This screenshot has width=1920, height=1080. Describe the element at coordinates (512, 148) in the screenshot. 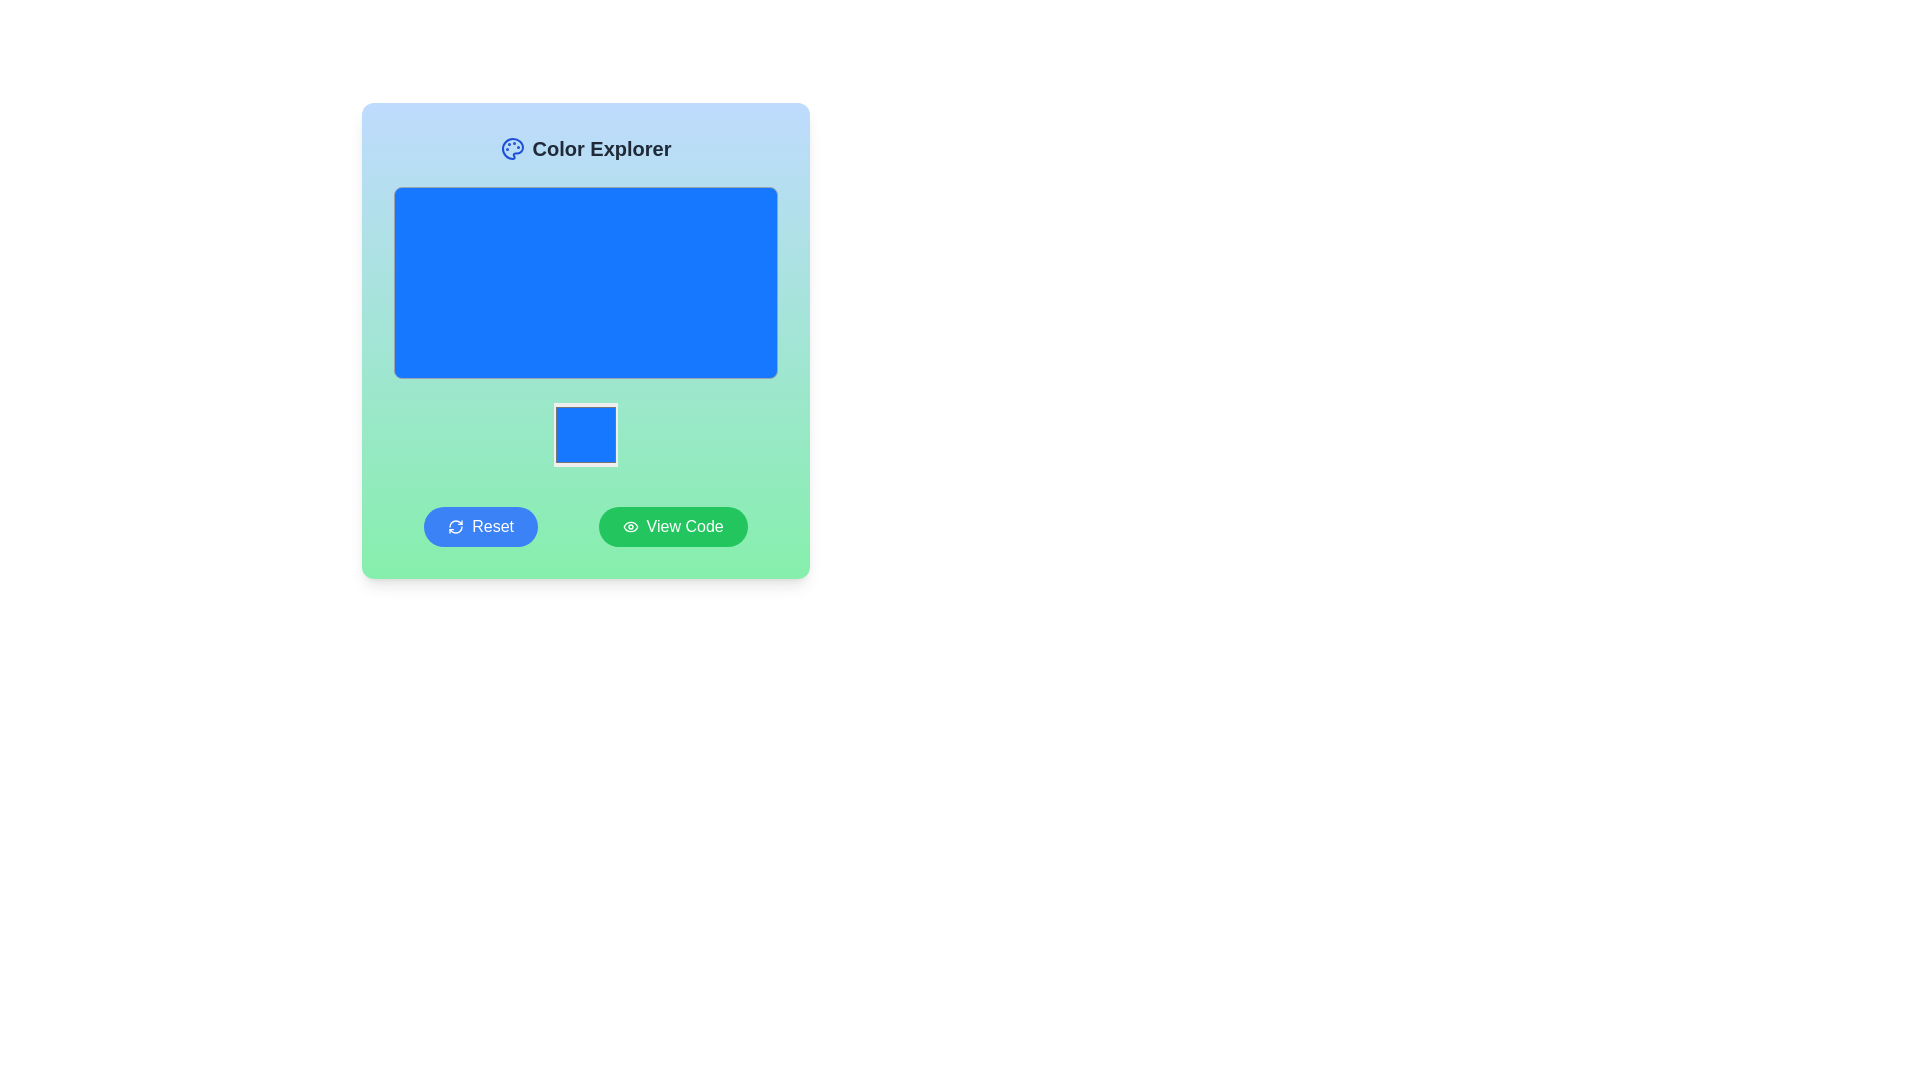

I see `the painter's palette icon located to the left of the 'Color Explorer' text label` at that location.